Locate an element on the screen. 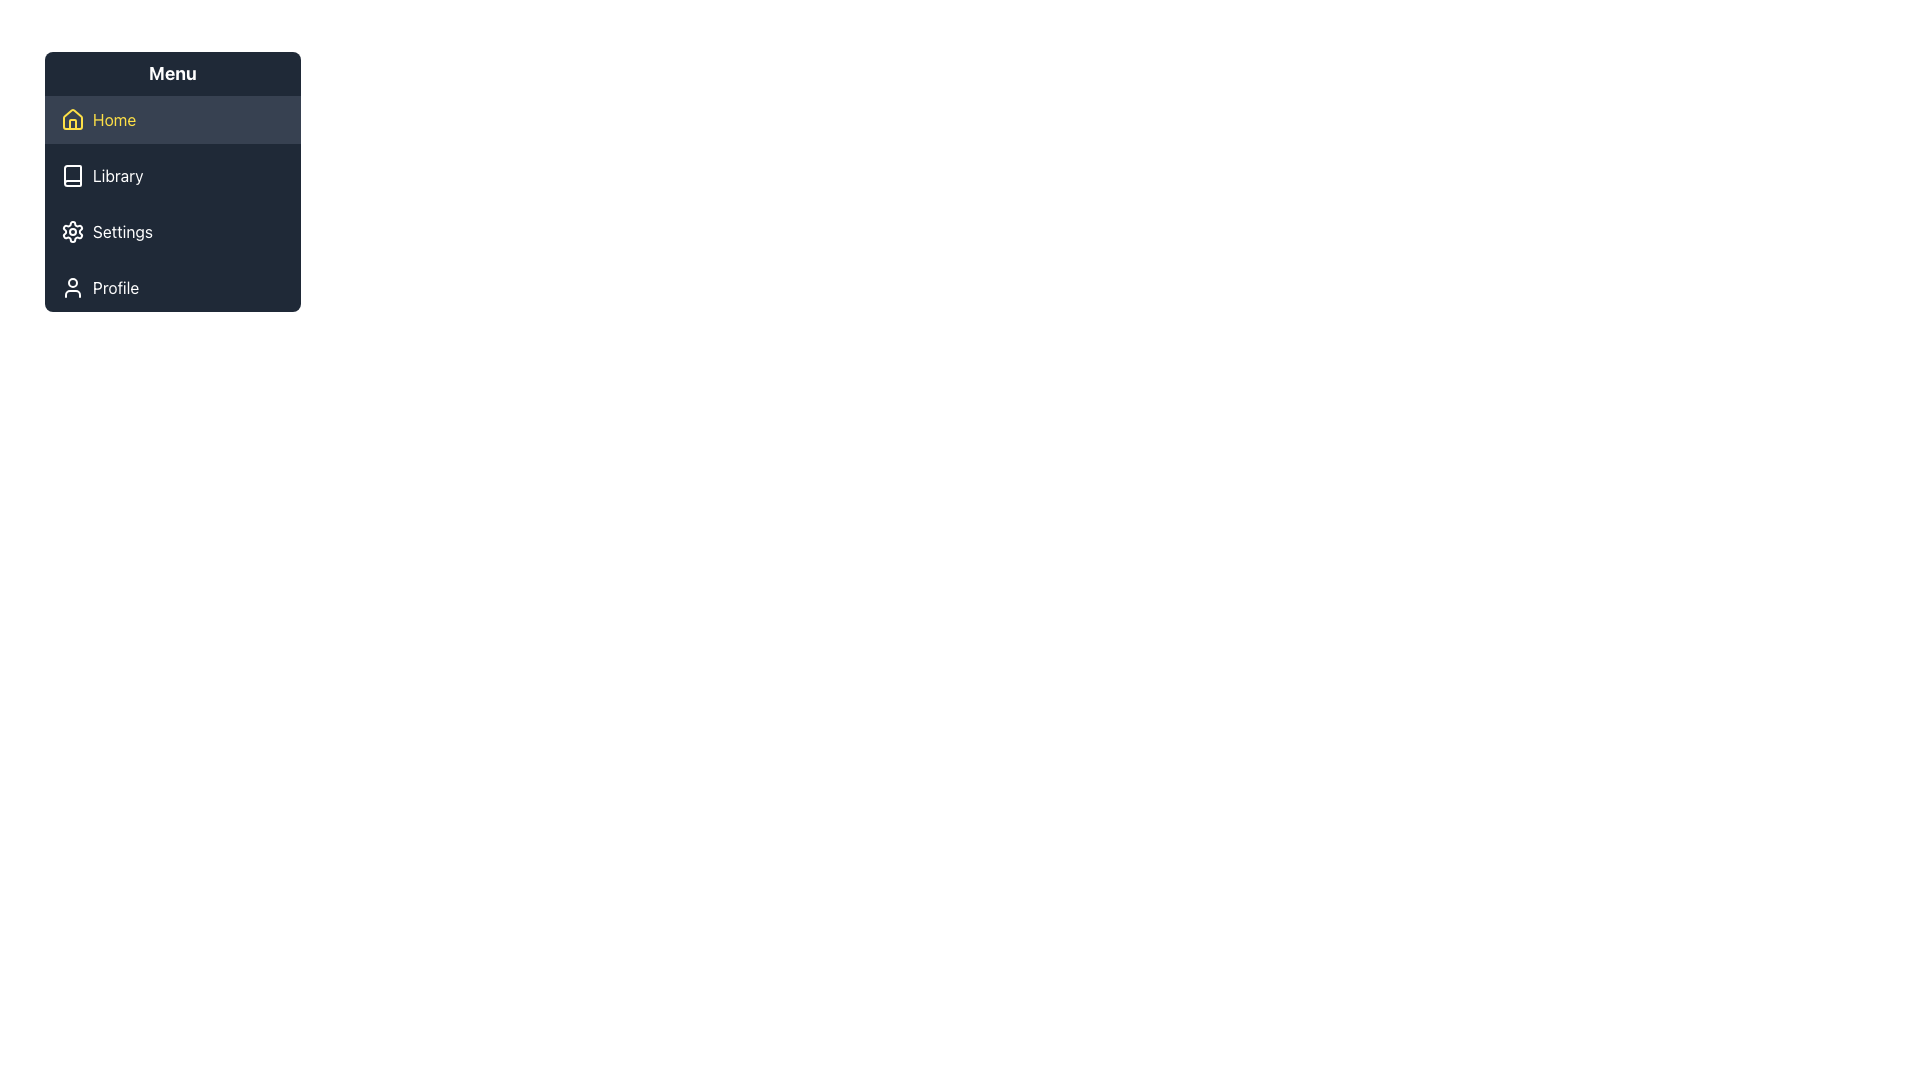 The width and height of the screenshot is (1920, 1080). the 'Library' text label located in the left sidebar navigation is located at coordinates (117, 175).